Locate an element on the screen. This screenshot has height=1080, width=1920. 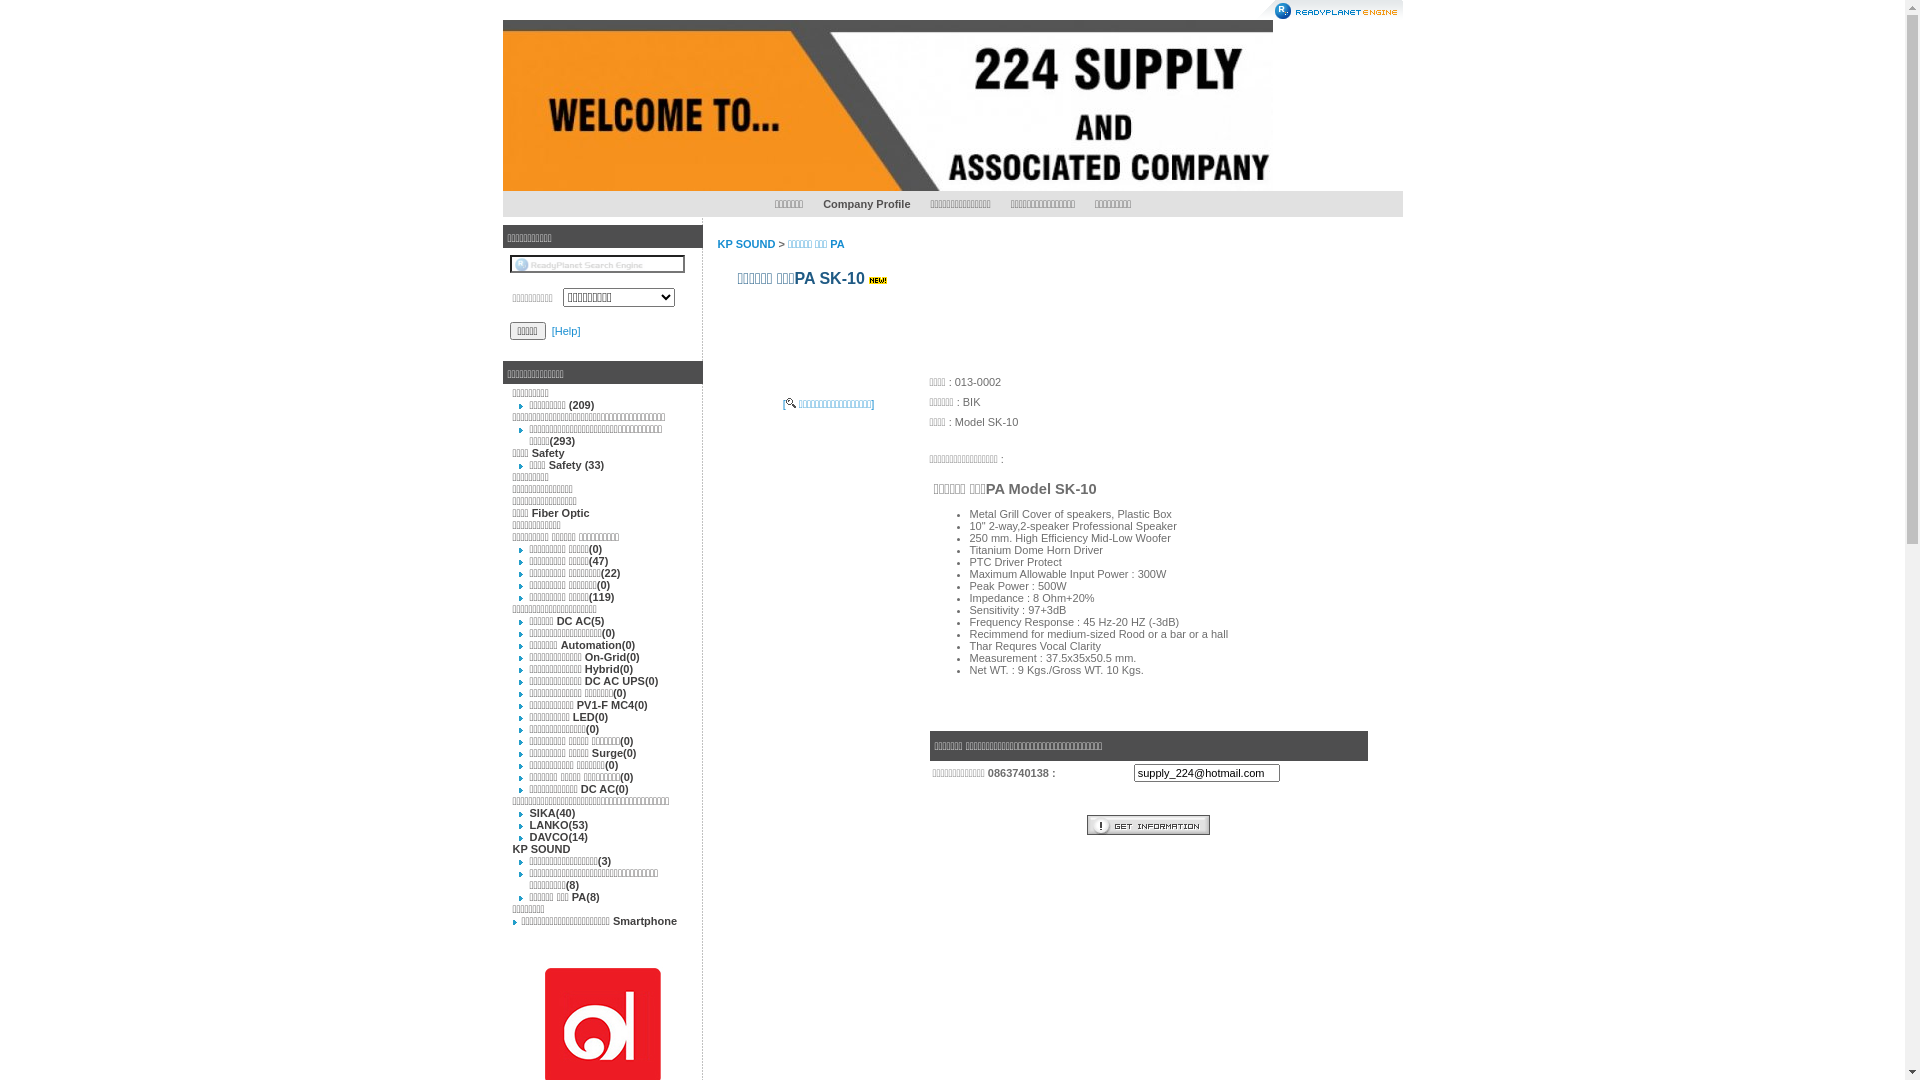
'ReadyPlanet.com' is located at coordinates (1329, 10).